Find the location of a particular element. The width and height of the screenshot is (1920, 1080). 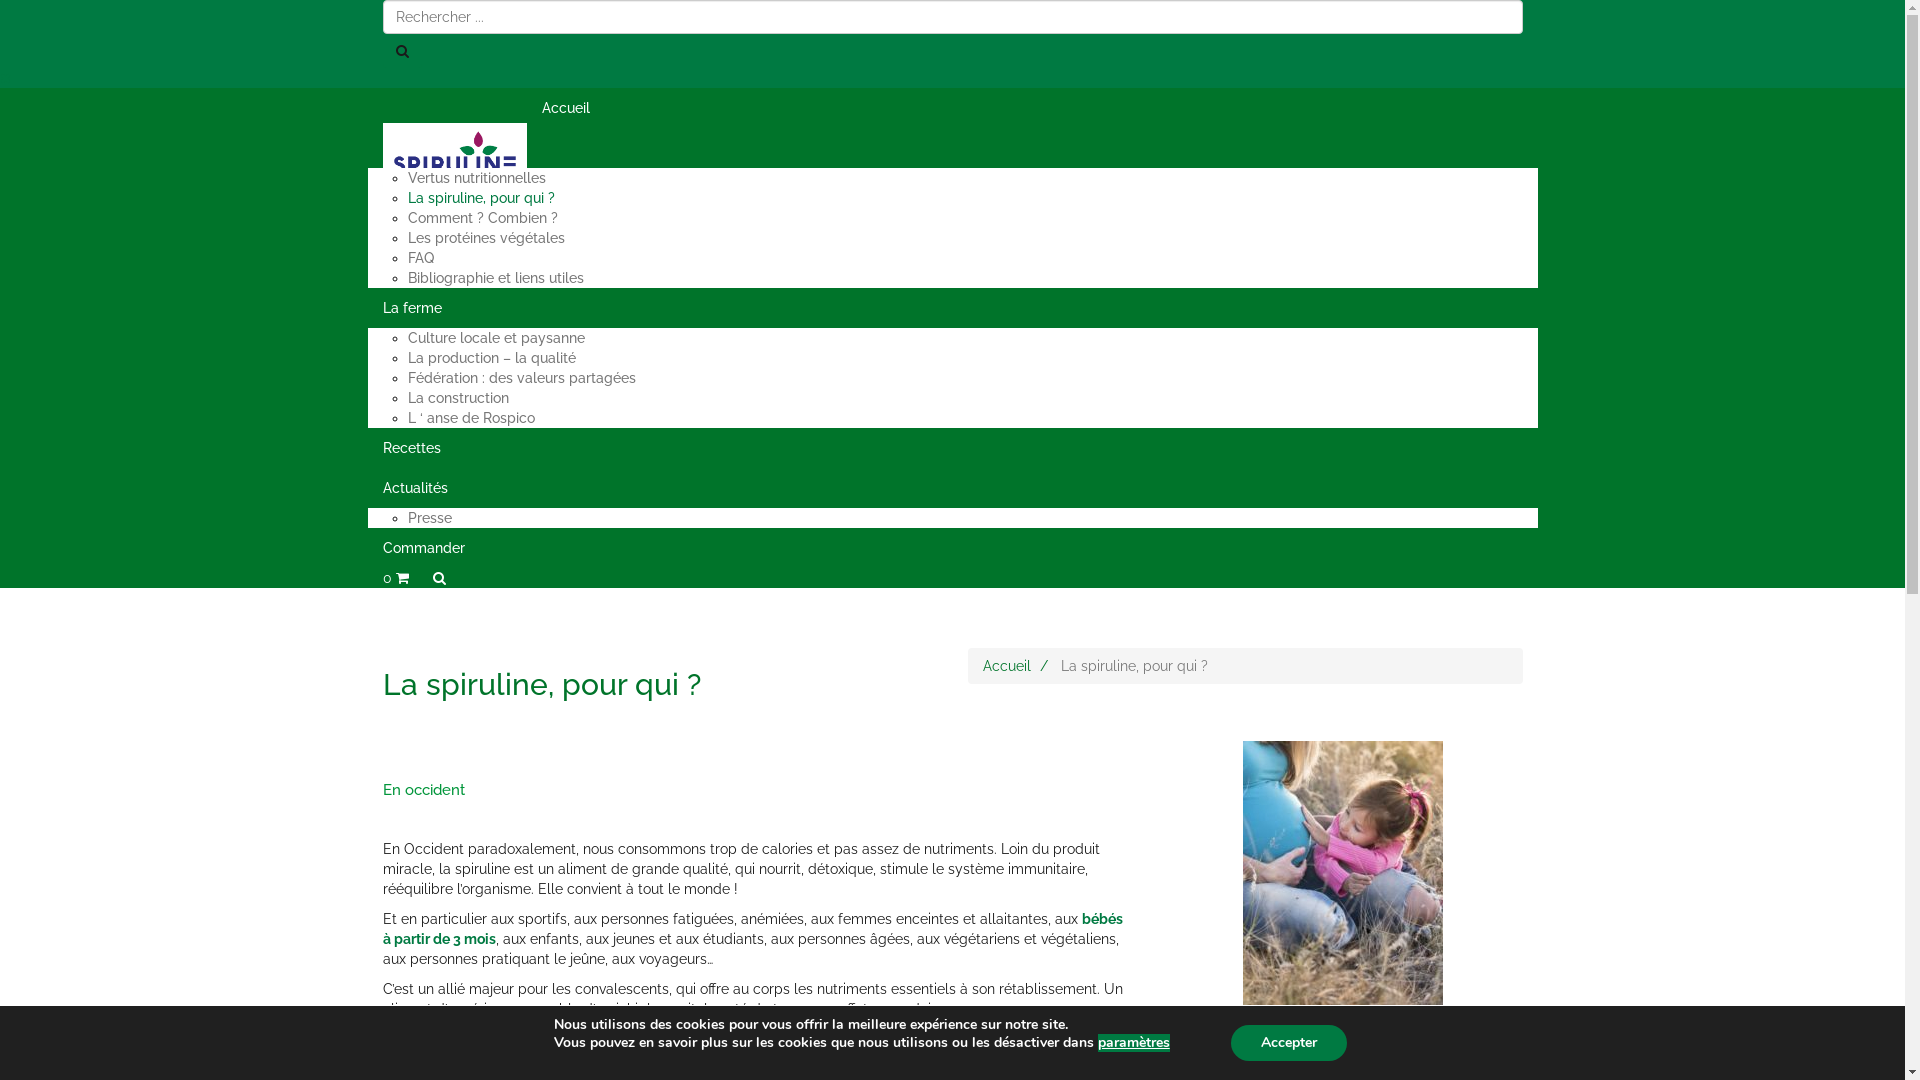

'La spiruline, pour qui ?' is located at coordinates (481, 197).